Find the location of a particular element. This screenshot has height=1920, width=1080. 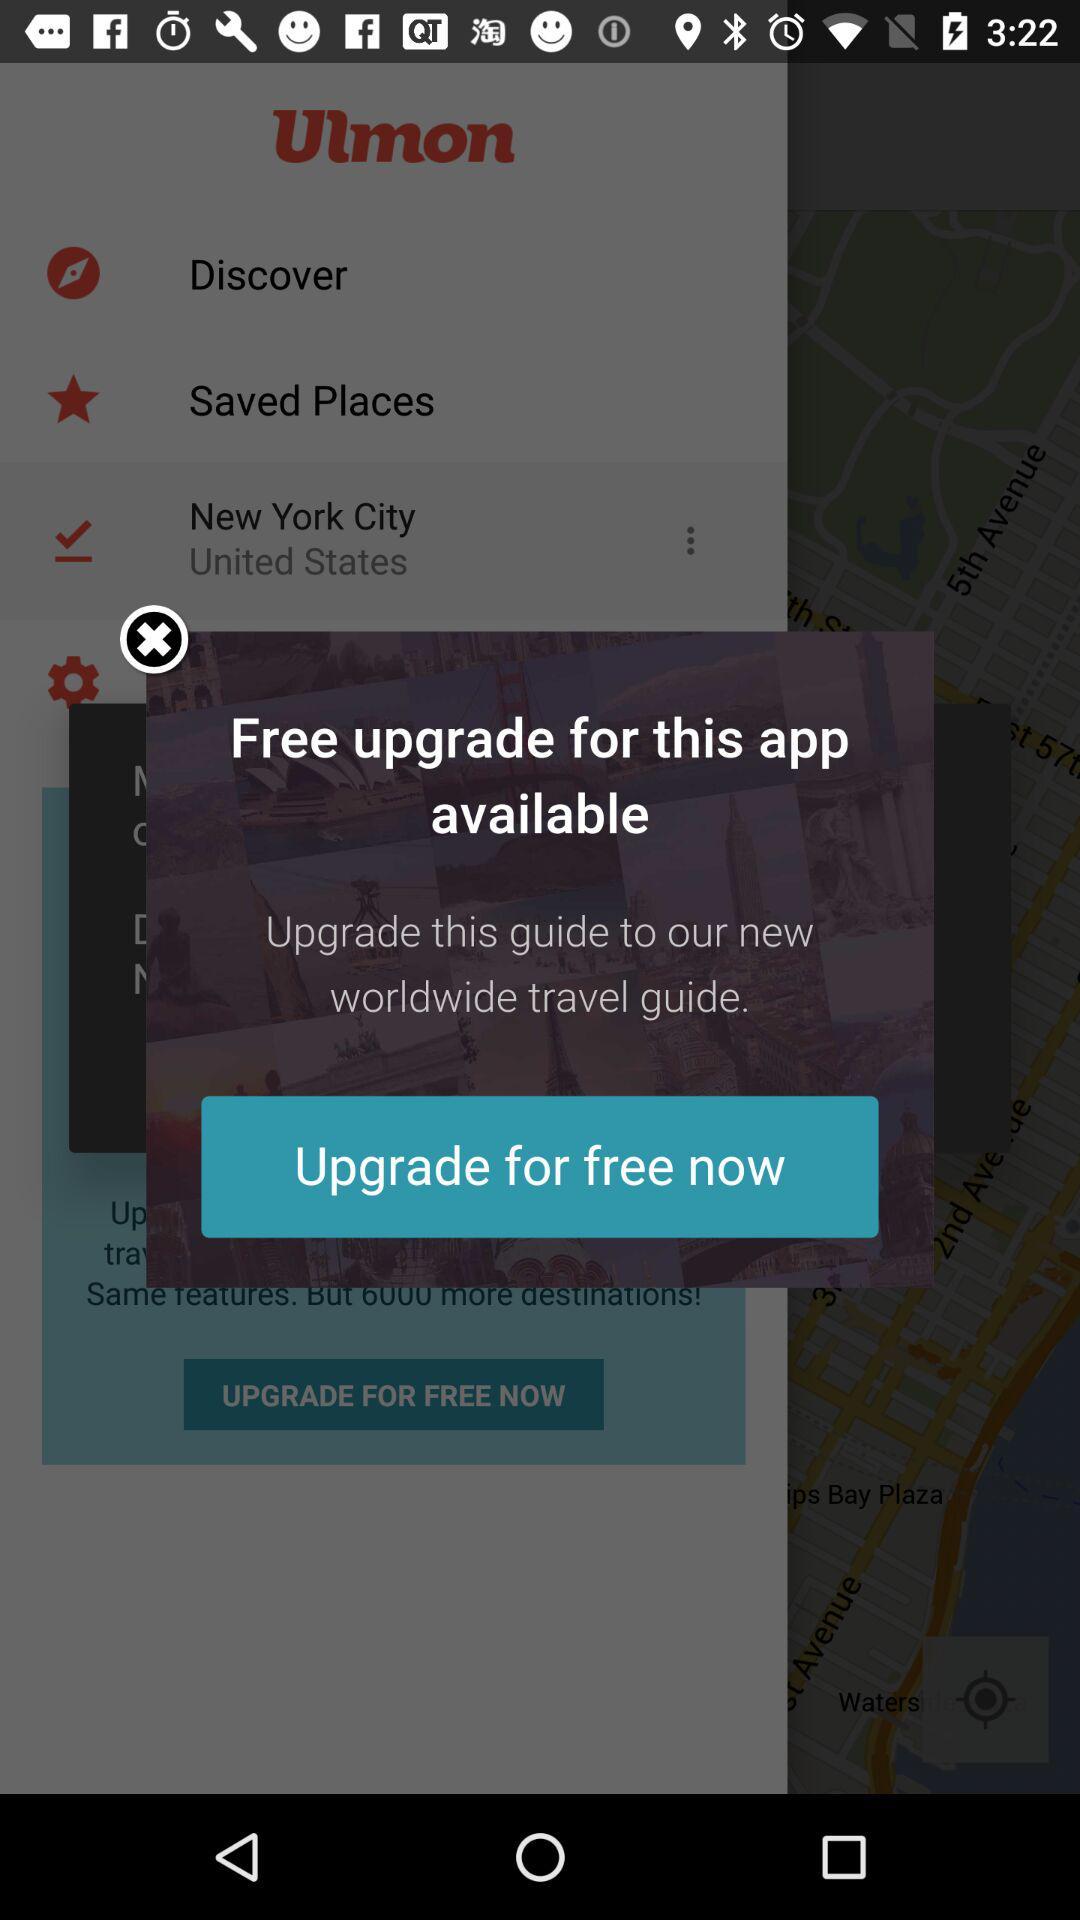

upgrade this app for free is located at coordinates (540, 958).